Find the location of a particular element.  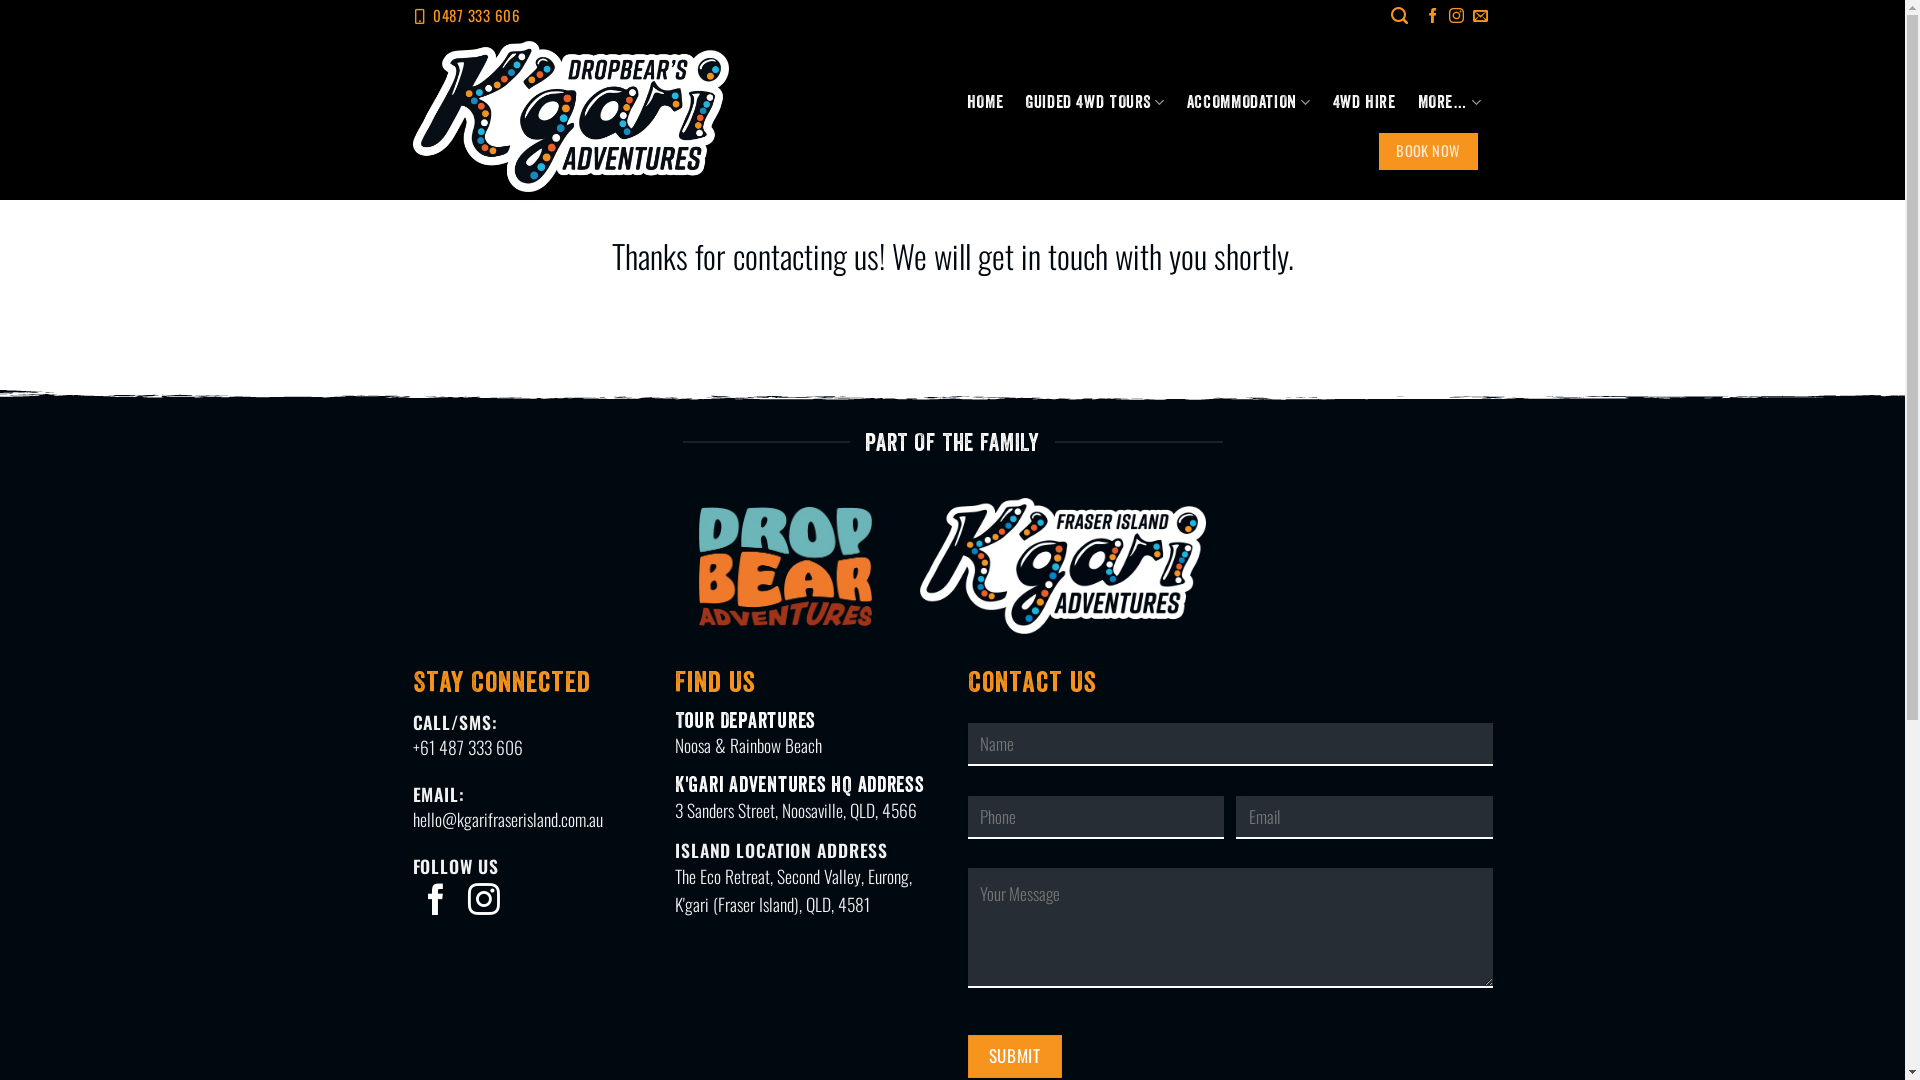

'Follow on Instagram' is located at coordinates (1449, 16).